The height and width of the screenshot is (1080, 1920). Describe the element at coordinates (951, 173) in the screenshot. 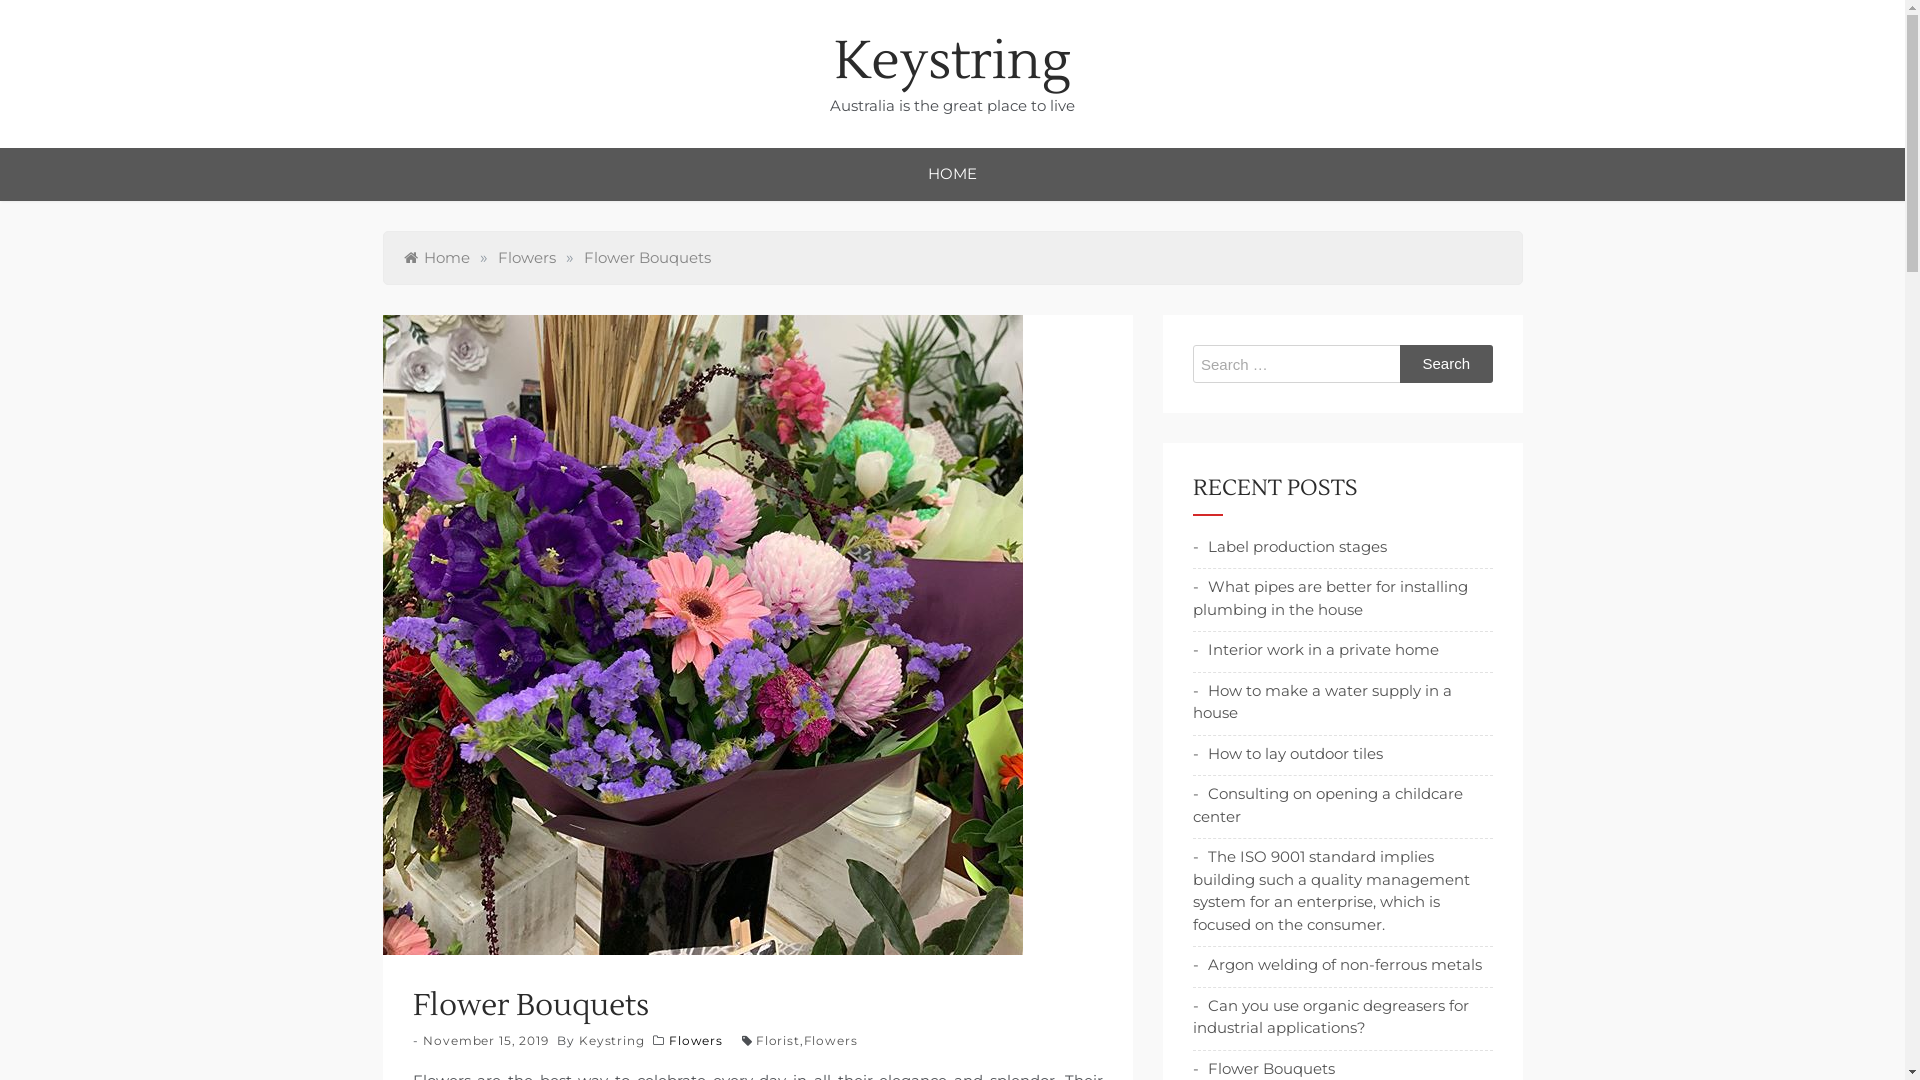

I see `'HOME'` at that location.